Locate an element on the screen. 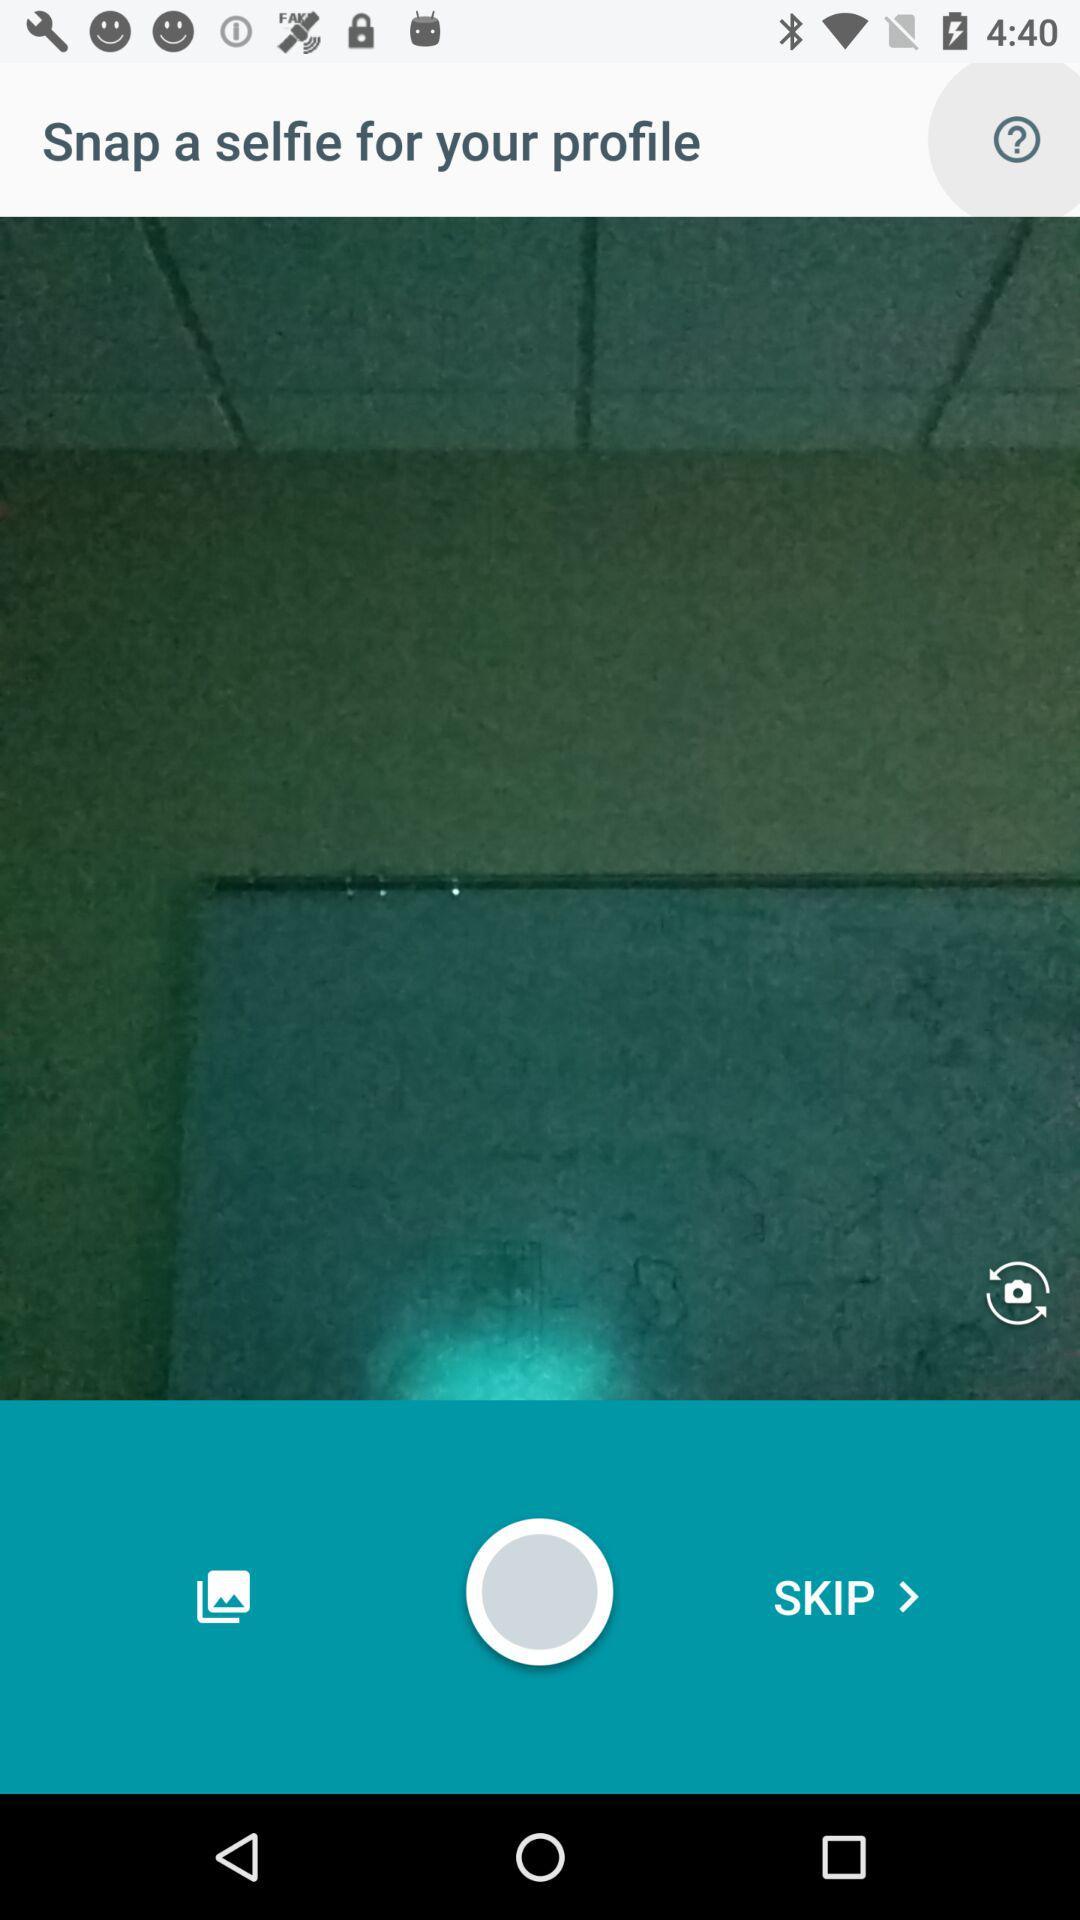  the wallpaper icon is located at coordinates (223, 1595).